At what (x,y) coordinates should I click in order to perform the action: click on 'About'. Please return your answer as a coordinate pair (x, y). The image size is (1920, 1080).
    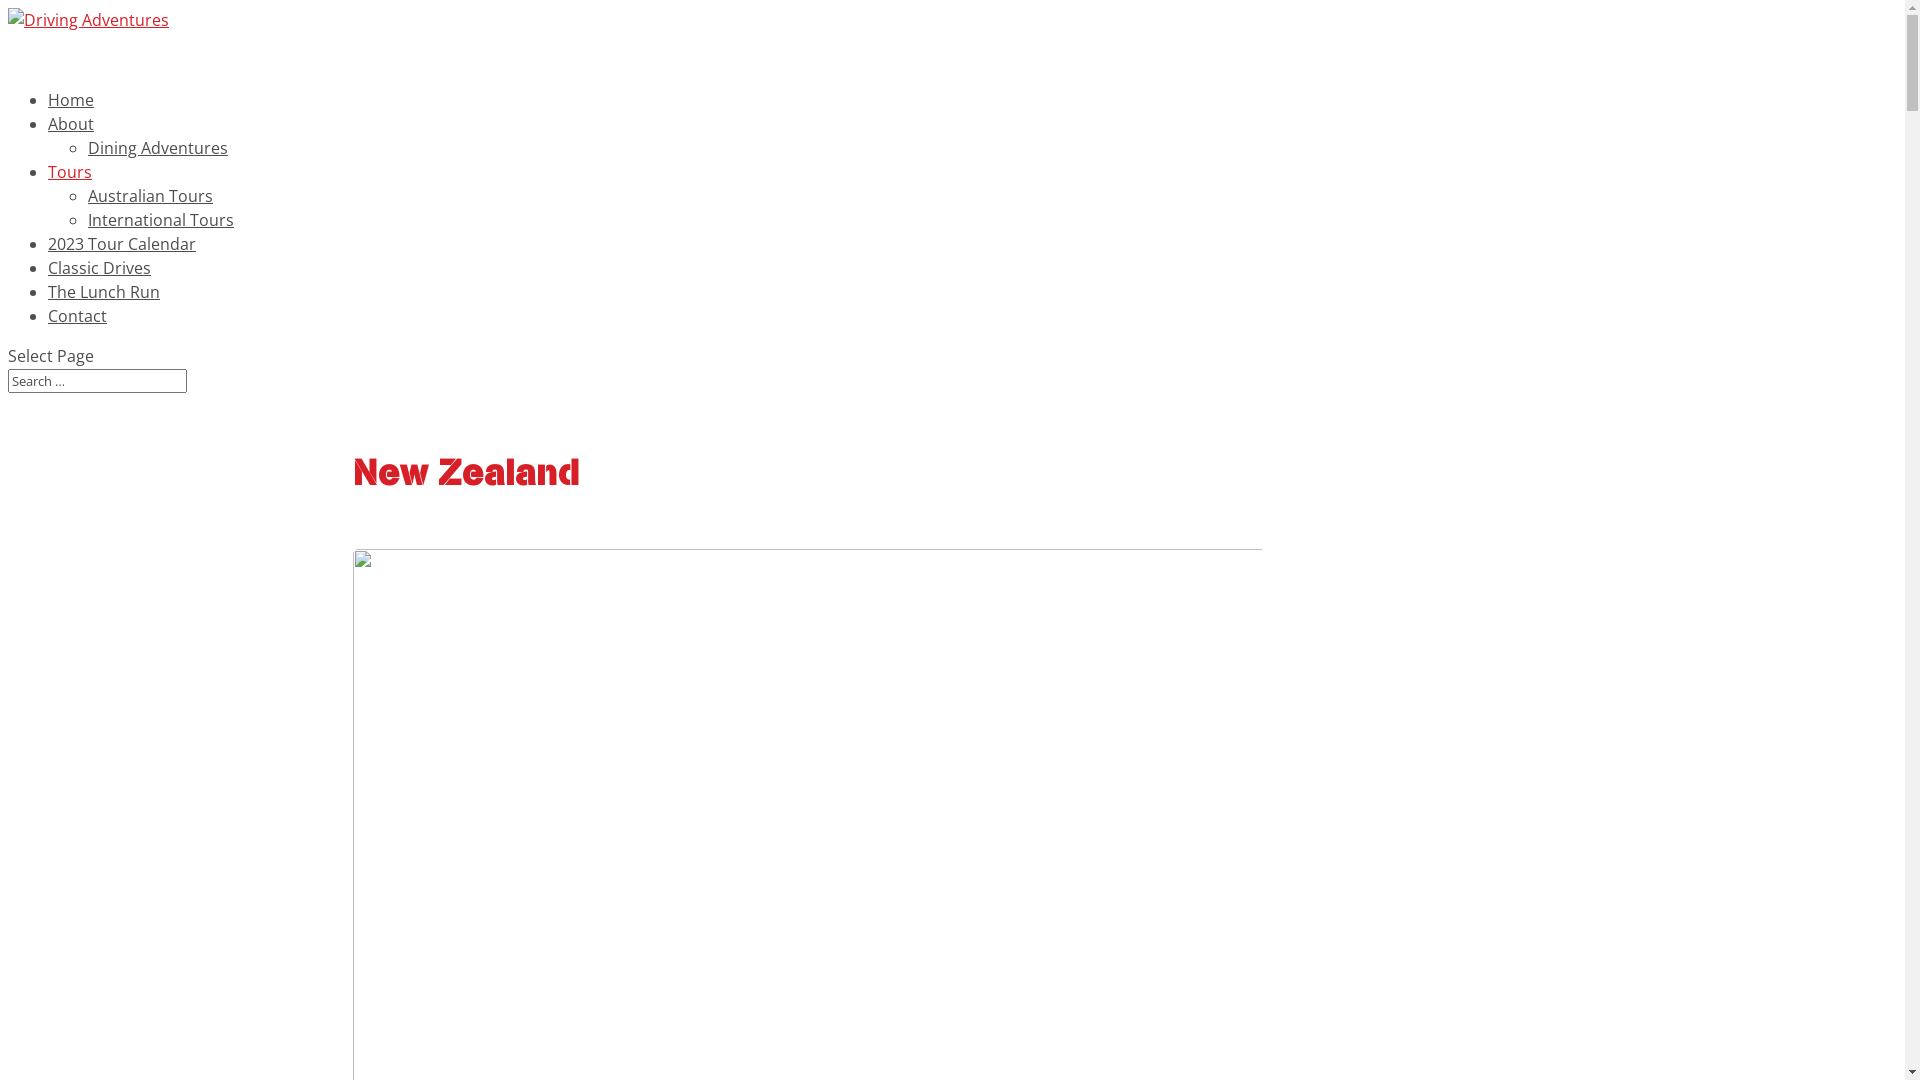
    Looking at the image, I should click on (71, 142).